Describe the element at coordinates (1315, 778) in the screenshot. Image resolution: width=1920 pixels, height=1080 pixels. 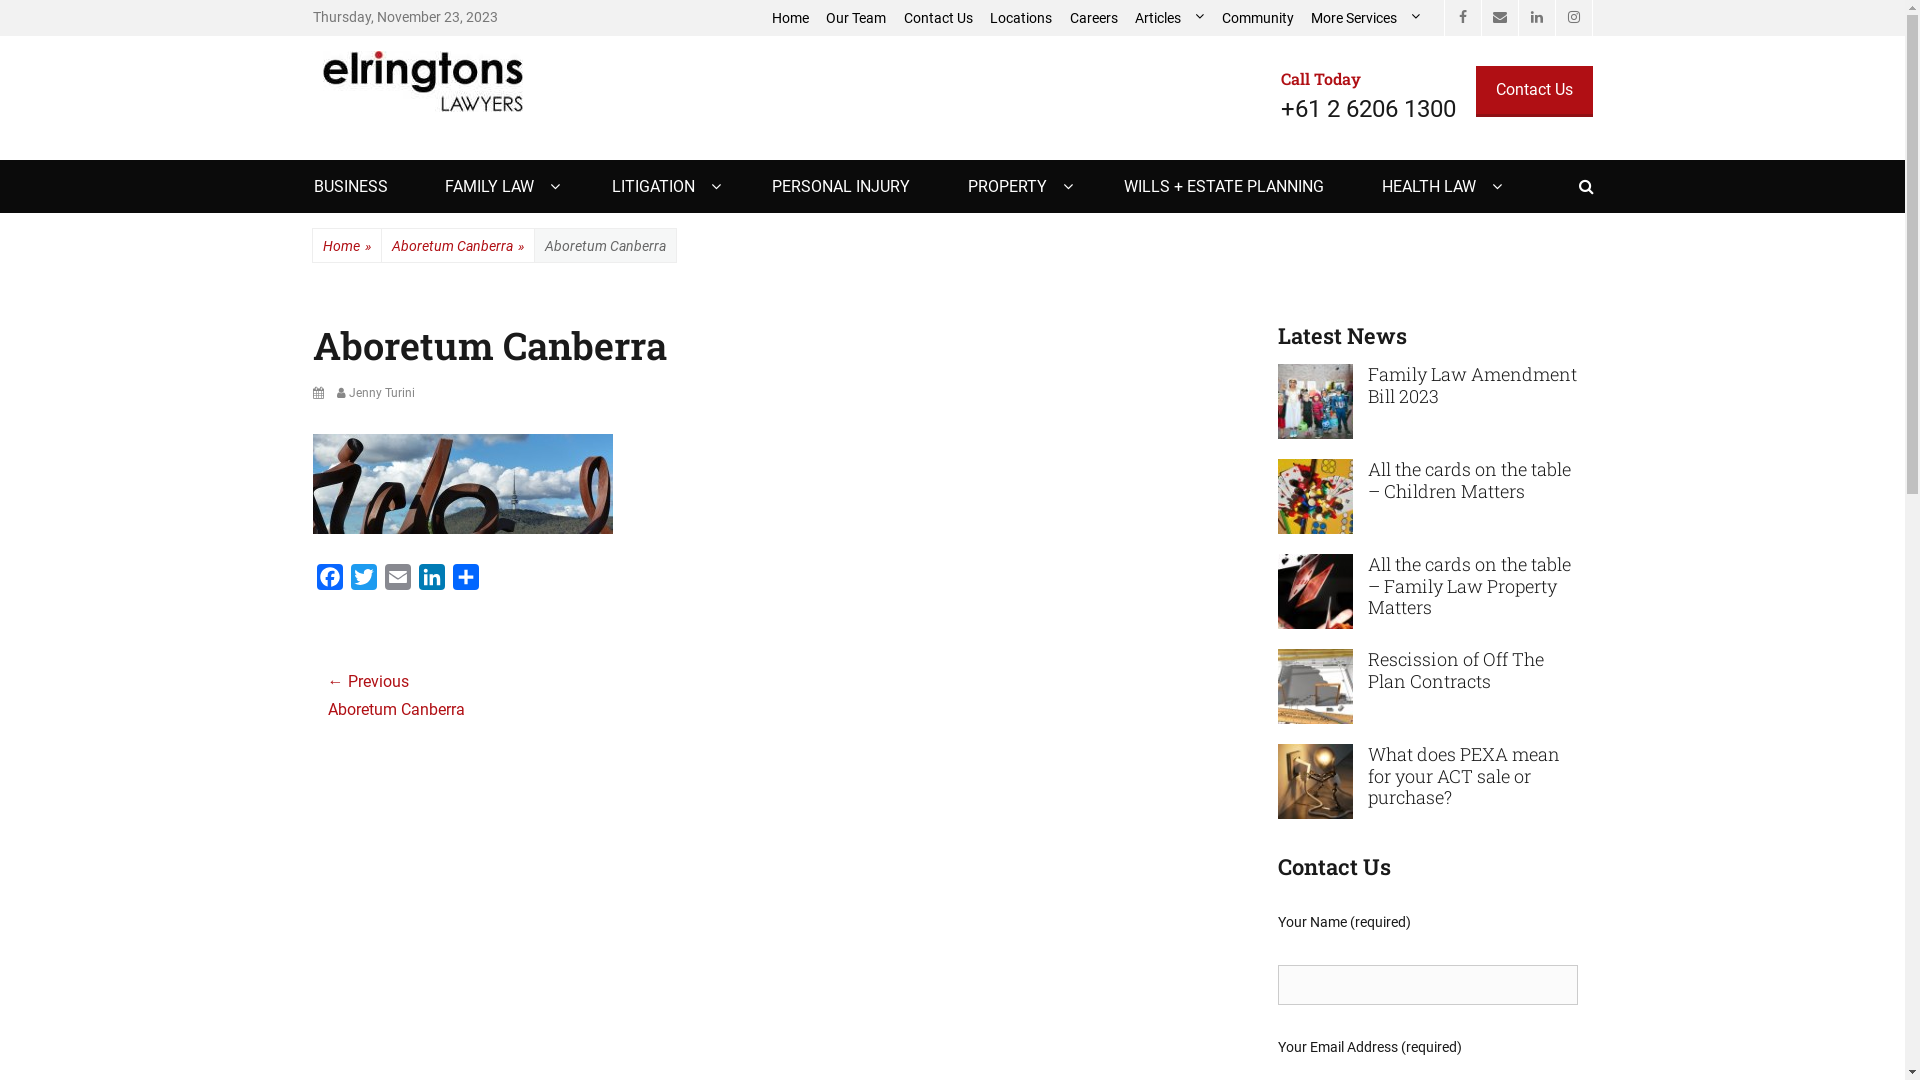
I see `'What does PEXA mean for your ACT sale or purchase?'` at that location.